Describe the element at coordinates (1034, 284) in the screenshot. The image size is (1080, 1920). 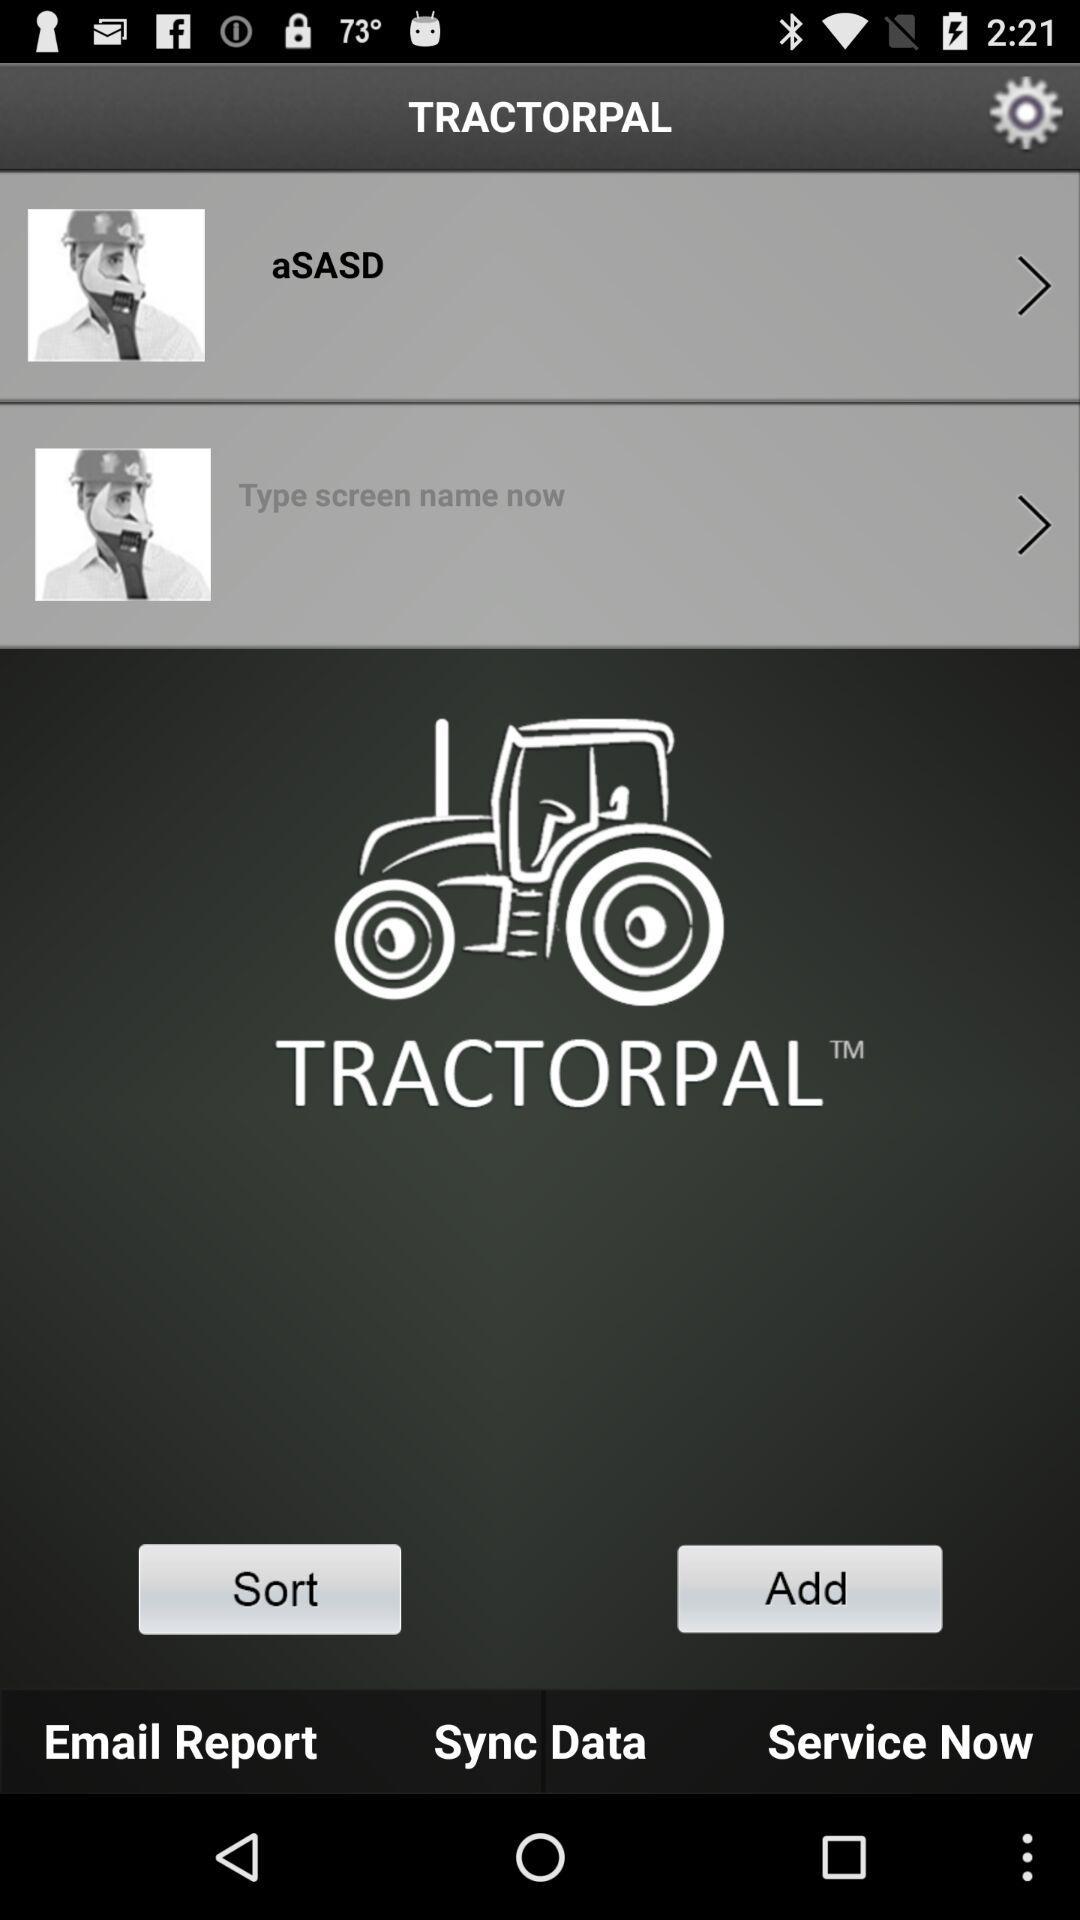
I see `back farce` at that location.